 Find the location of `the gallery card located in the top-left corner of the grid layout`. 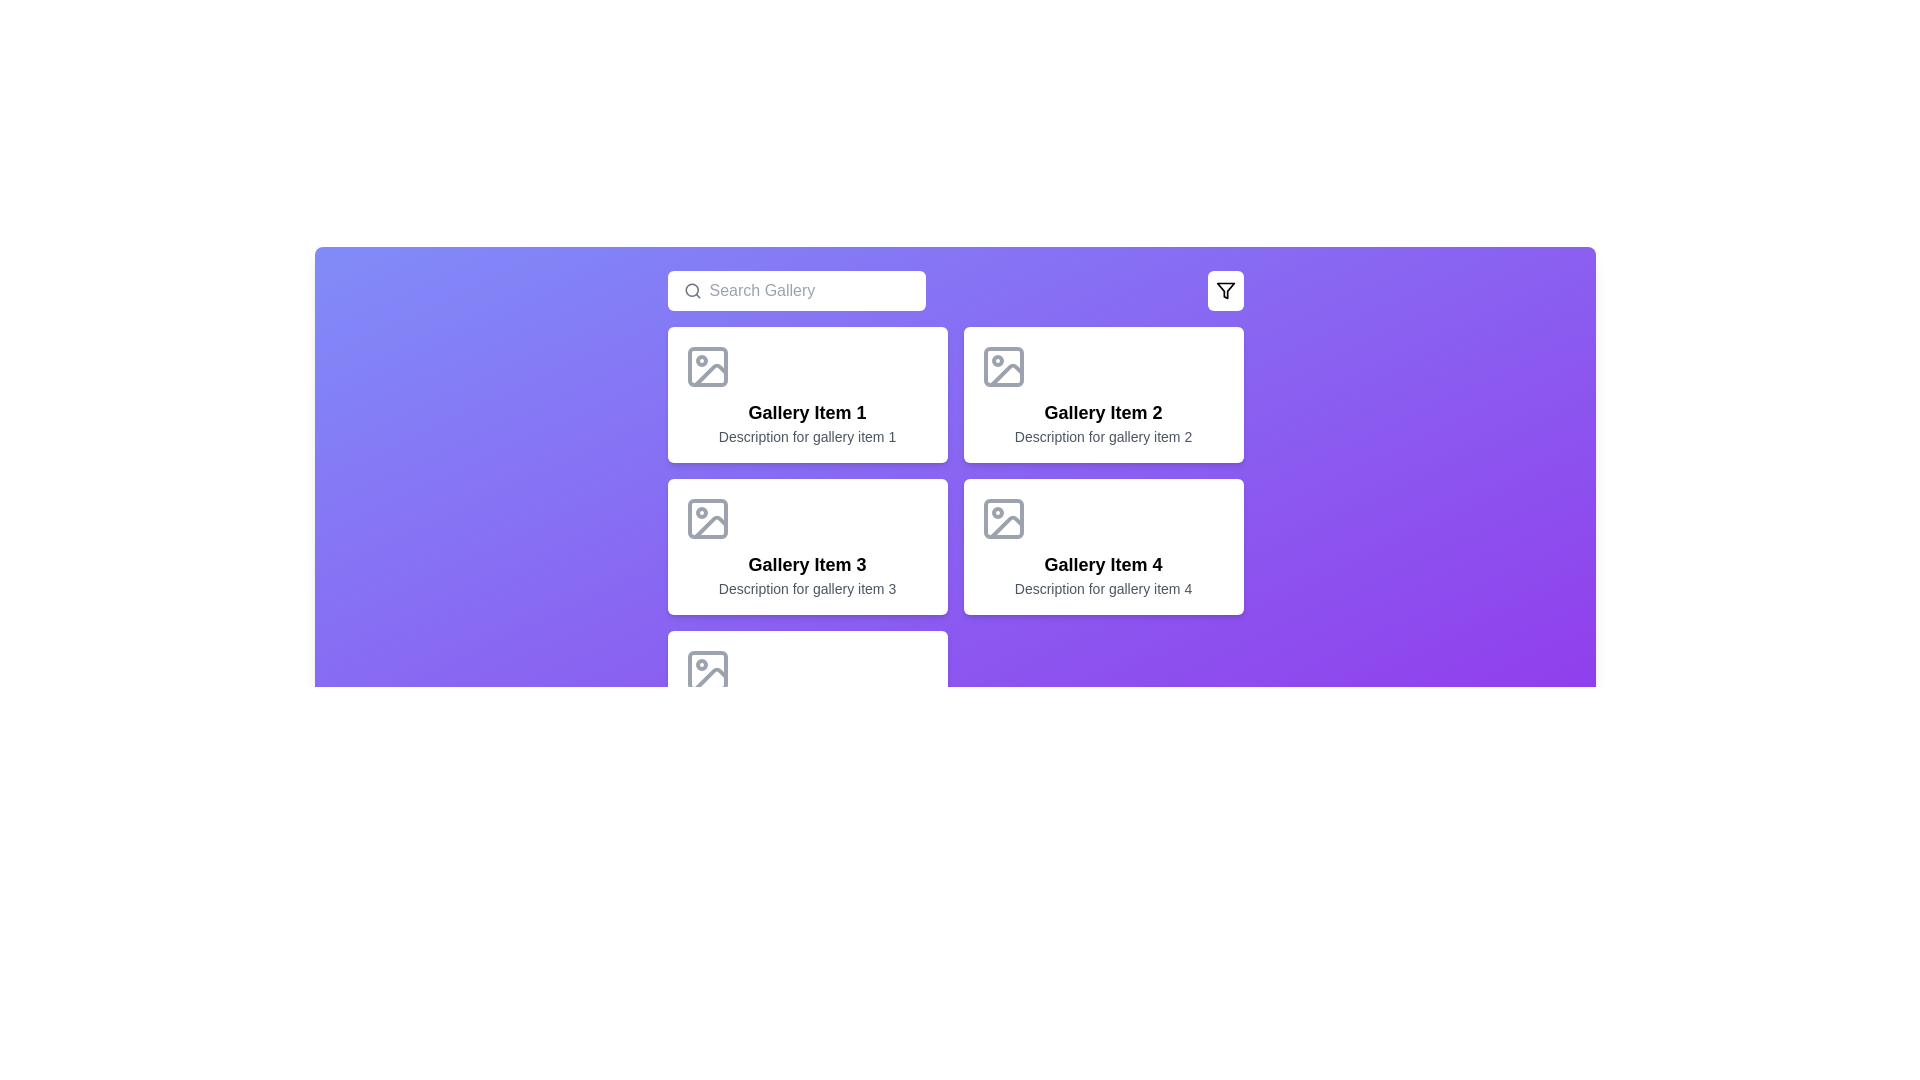

the gallery card located in the top-left corner of the grid layout is located at coordinates (807, 394).